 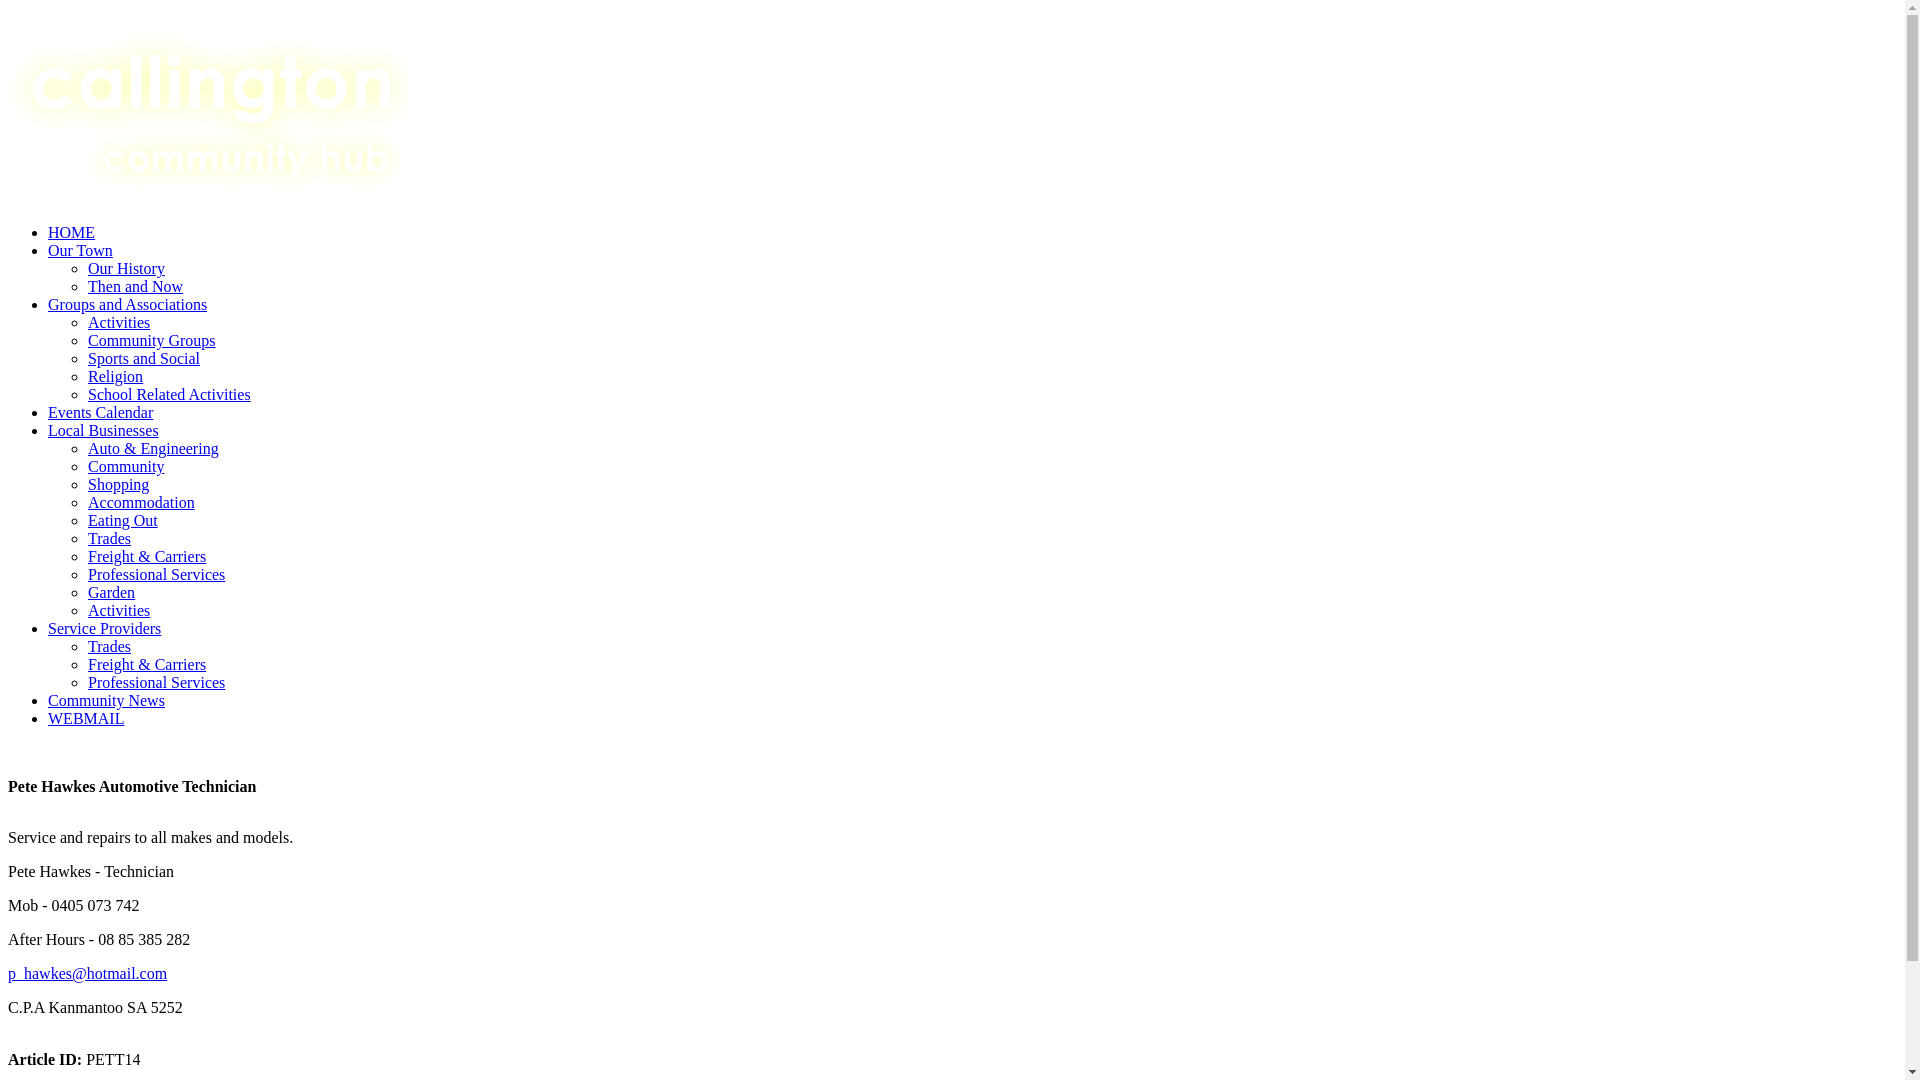 What do you see at coordinates (951, 812) in the screenshot?
I see `'Pete Hawkes Automotive Technician'` at bounding box center [951, 812].